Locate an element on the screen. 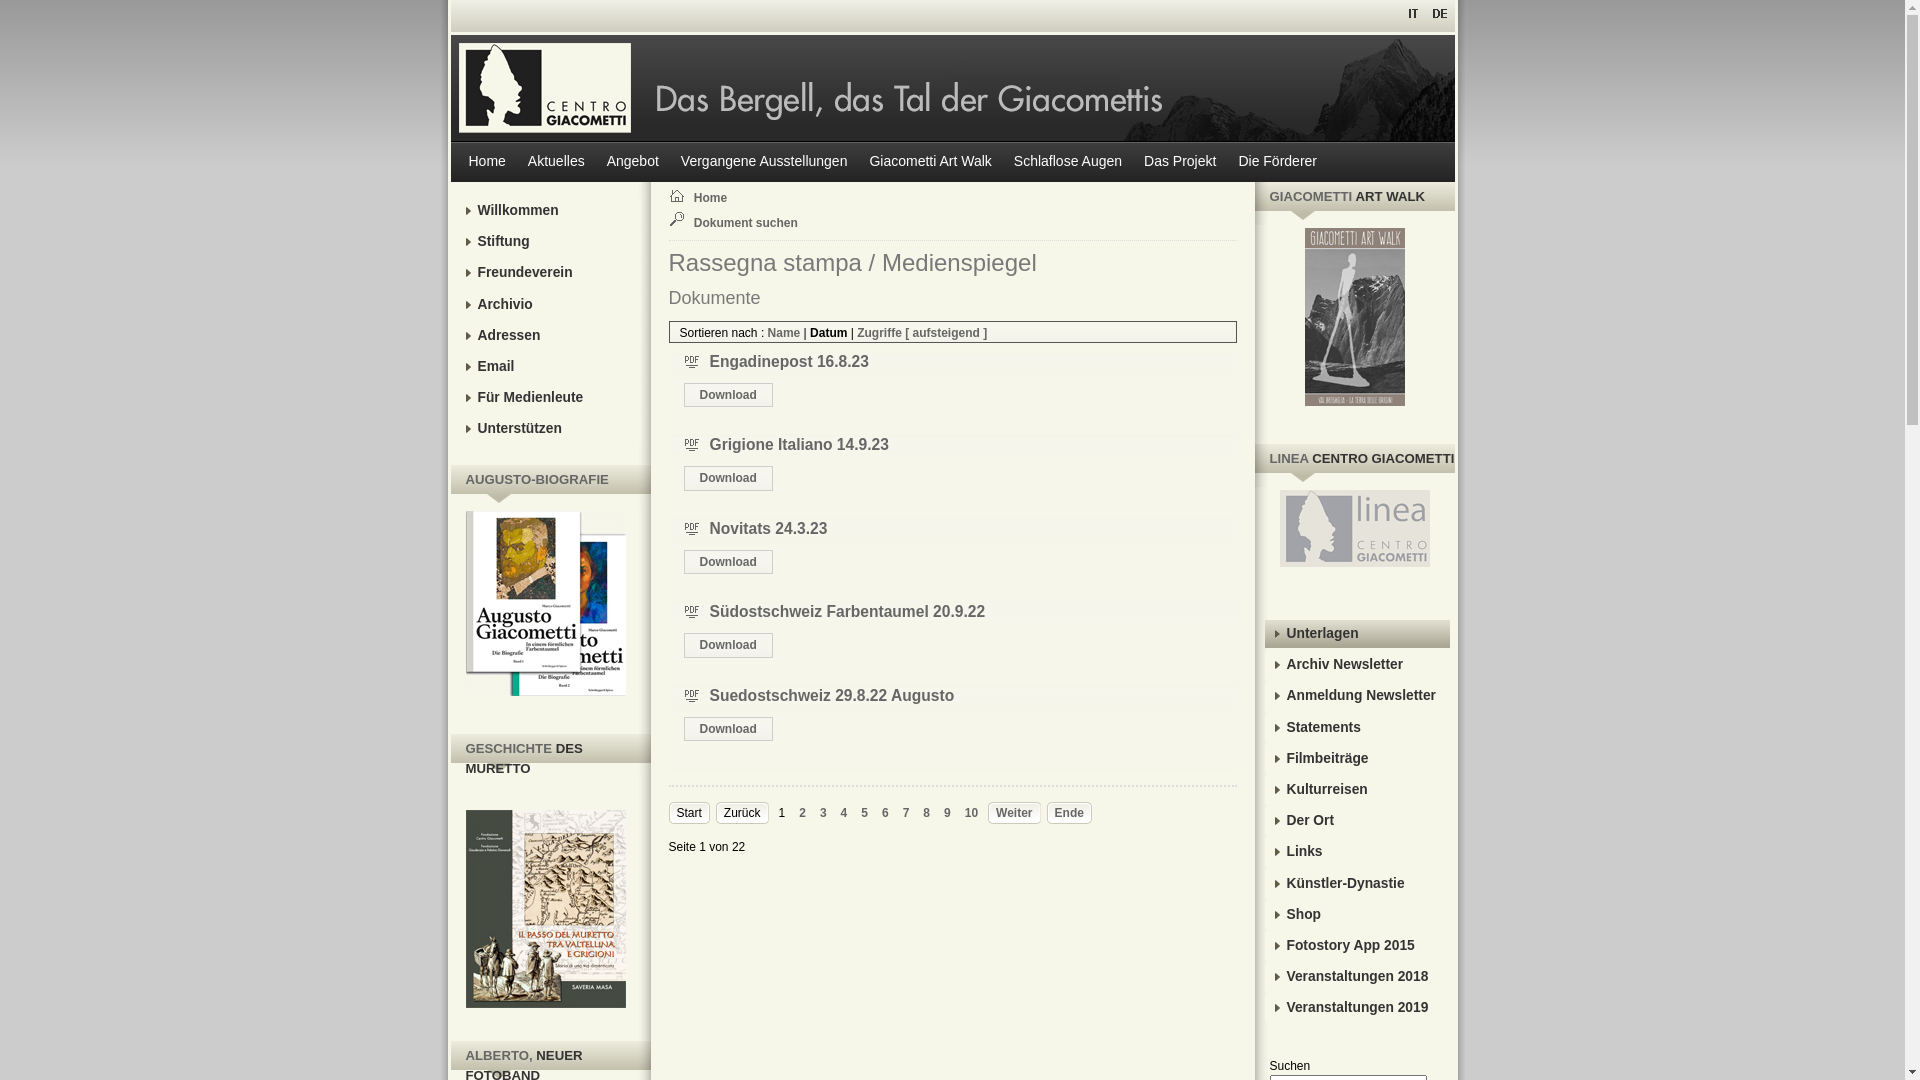  '2' is located at coordinates (802, 813).